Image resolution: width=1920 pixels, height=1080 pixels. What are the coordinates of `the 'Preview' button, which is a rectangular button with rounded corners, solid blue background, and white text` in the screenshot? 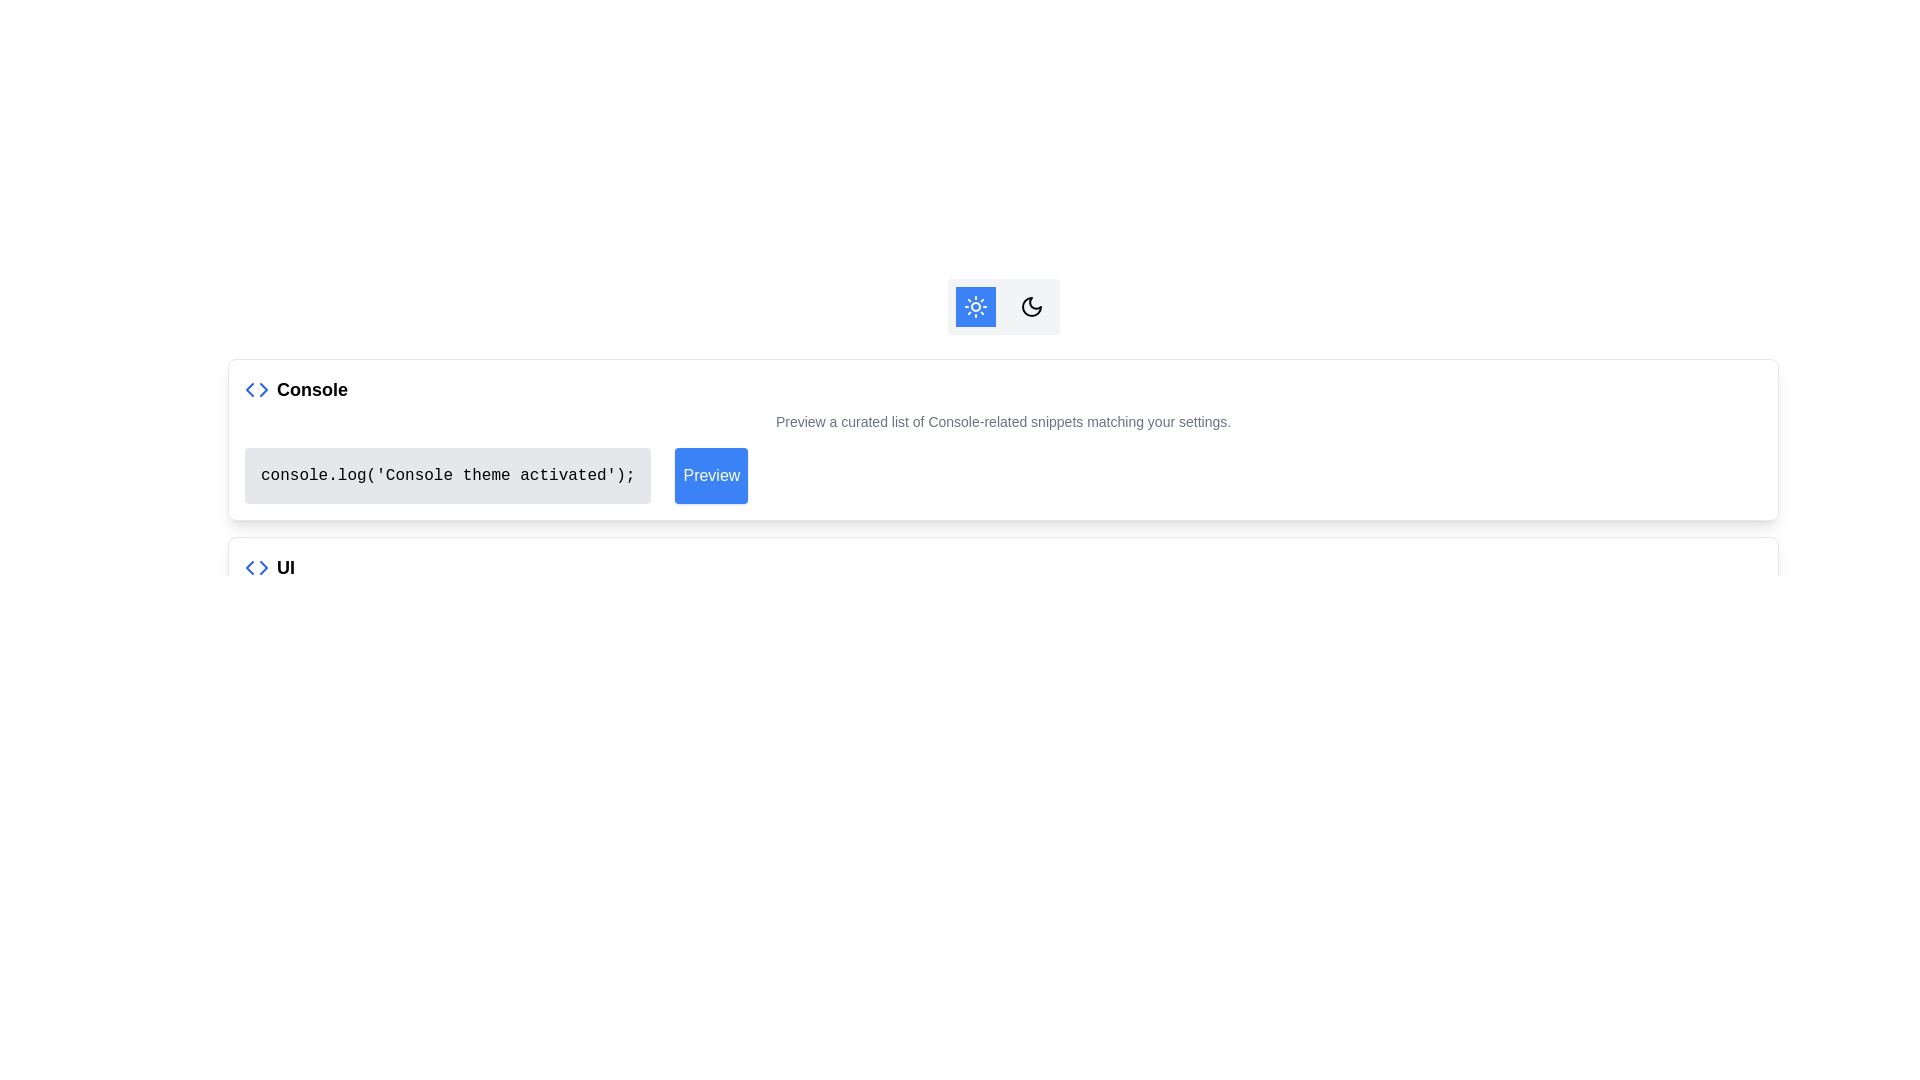 It's located at (711, 475).